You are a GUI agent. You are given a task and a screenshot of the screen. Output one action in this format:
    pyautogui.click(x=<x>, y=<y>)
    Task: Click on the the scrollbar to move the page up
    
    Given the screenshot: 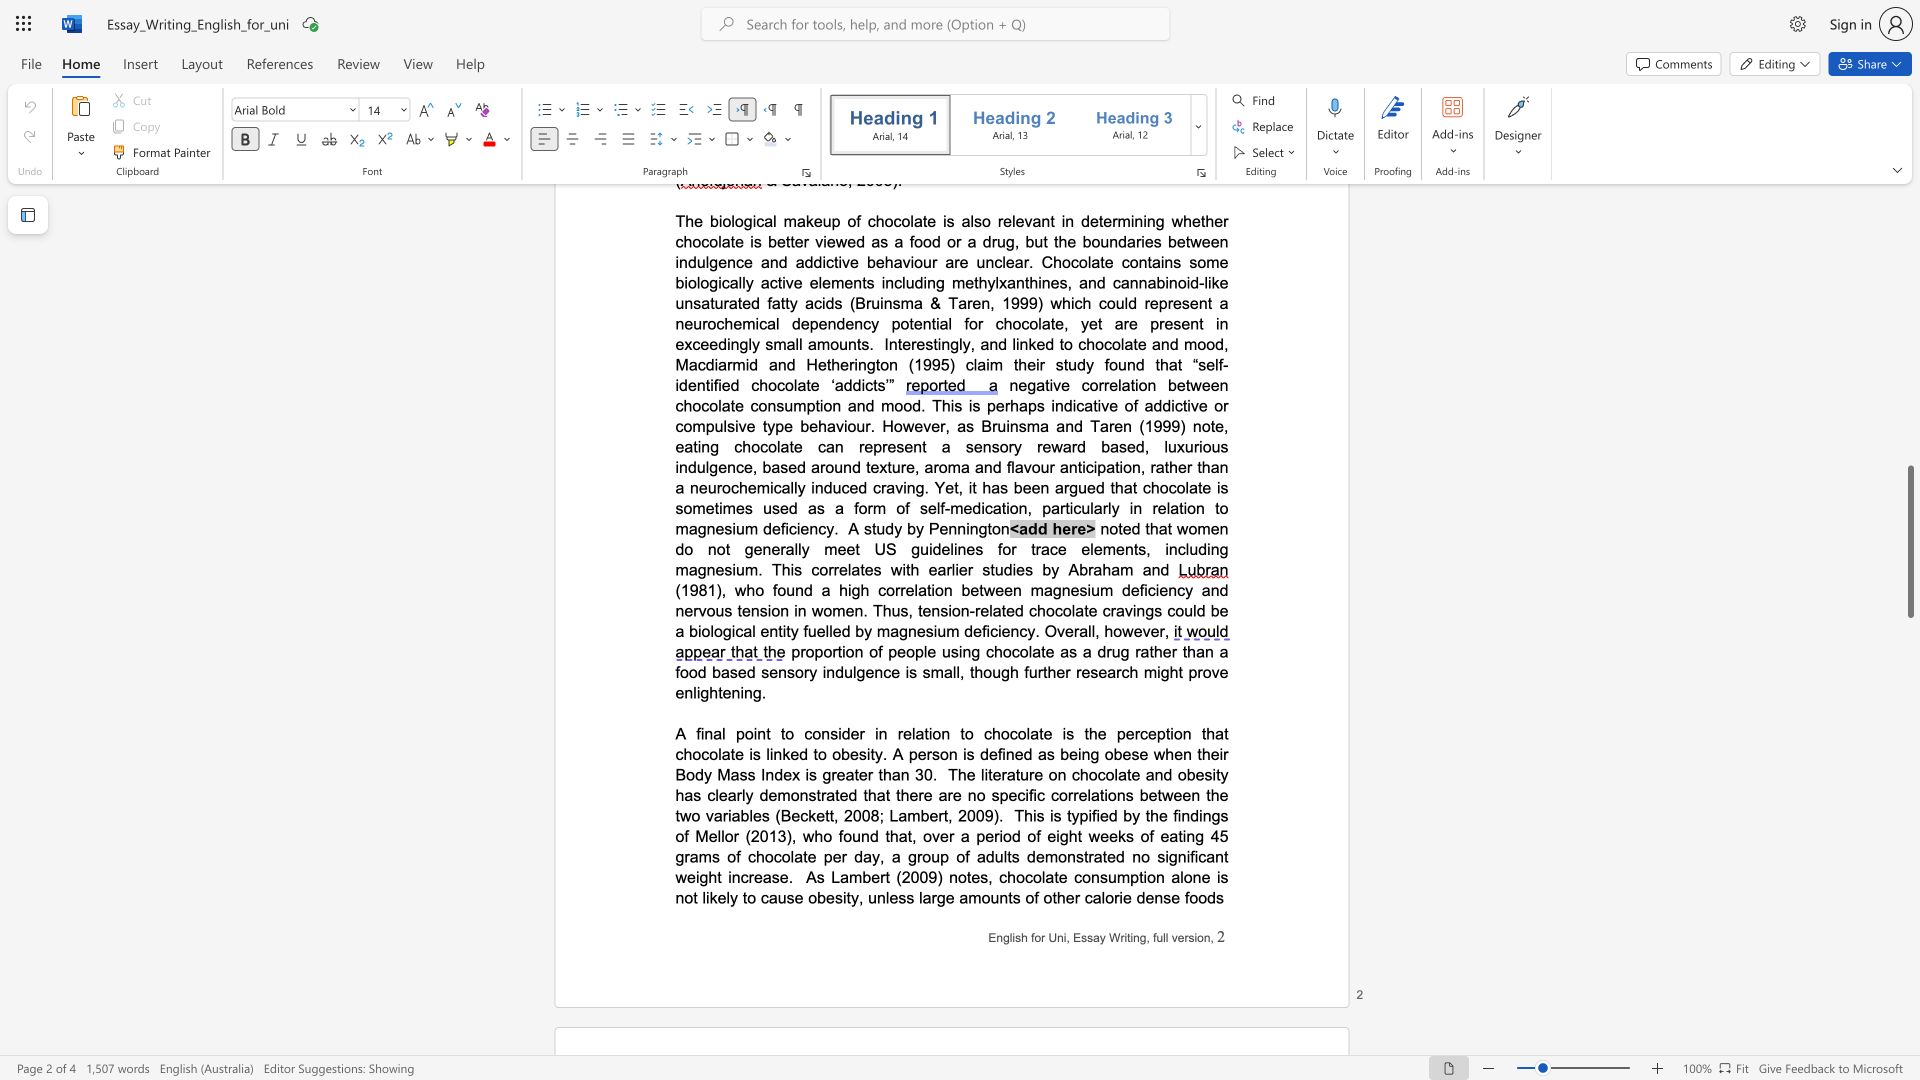 What is the action you would take?
    pyautogui.click(x=1909, y=370)
    